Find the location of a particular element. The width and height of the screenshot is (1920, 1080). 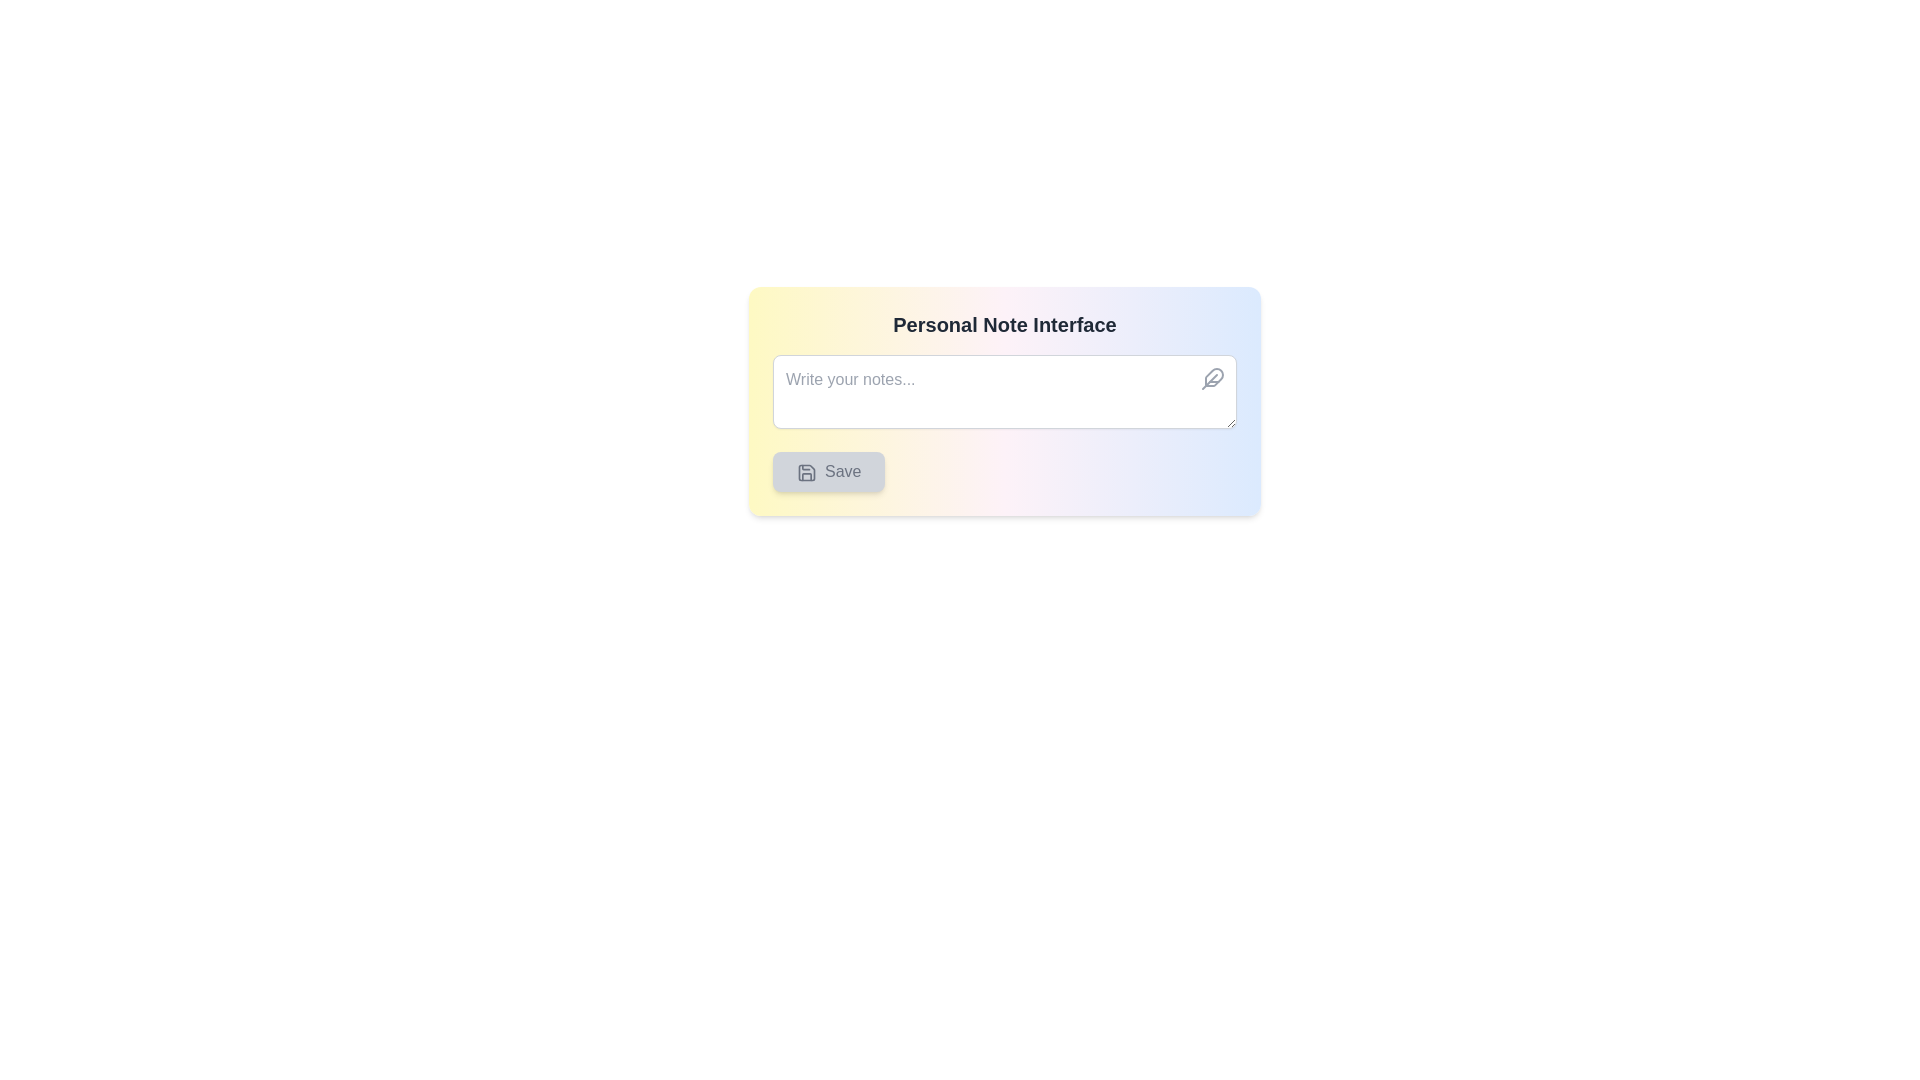

the icon representing the save functionality, located to the left of the 'Save' button text, positioned below the input field is located at coordinates (806, 471).